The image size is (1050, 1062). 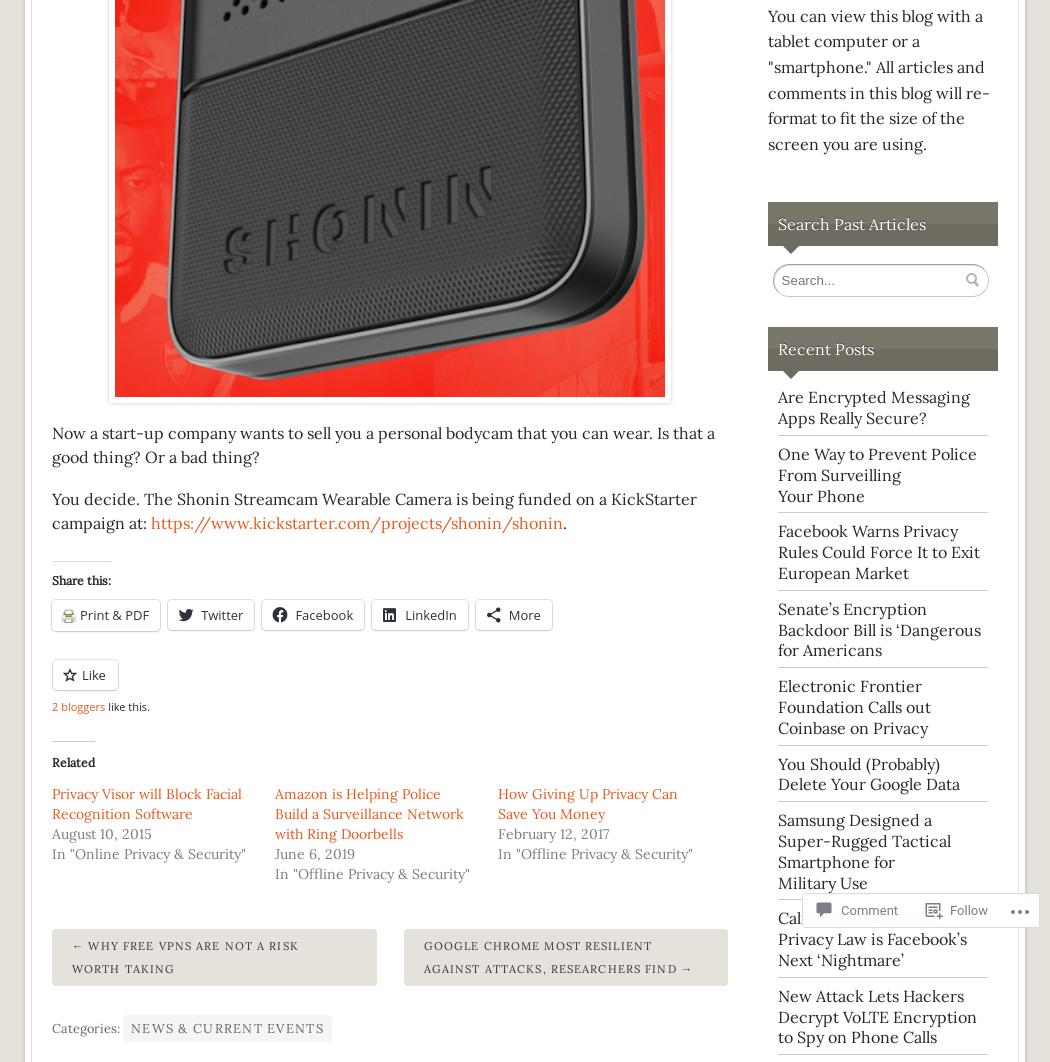 I want to click on 'Electronic Frontier Foundation Calls out Coinbase on Privacy', so click(x=854, y=706).